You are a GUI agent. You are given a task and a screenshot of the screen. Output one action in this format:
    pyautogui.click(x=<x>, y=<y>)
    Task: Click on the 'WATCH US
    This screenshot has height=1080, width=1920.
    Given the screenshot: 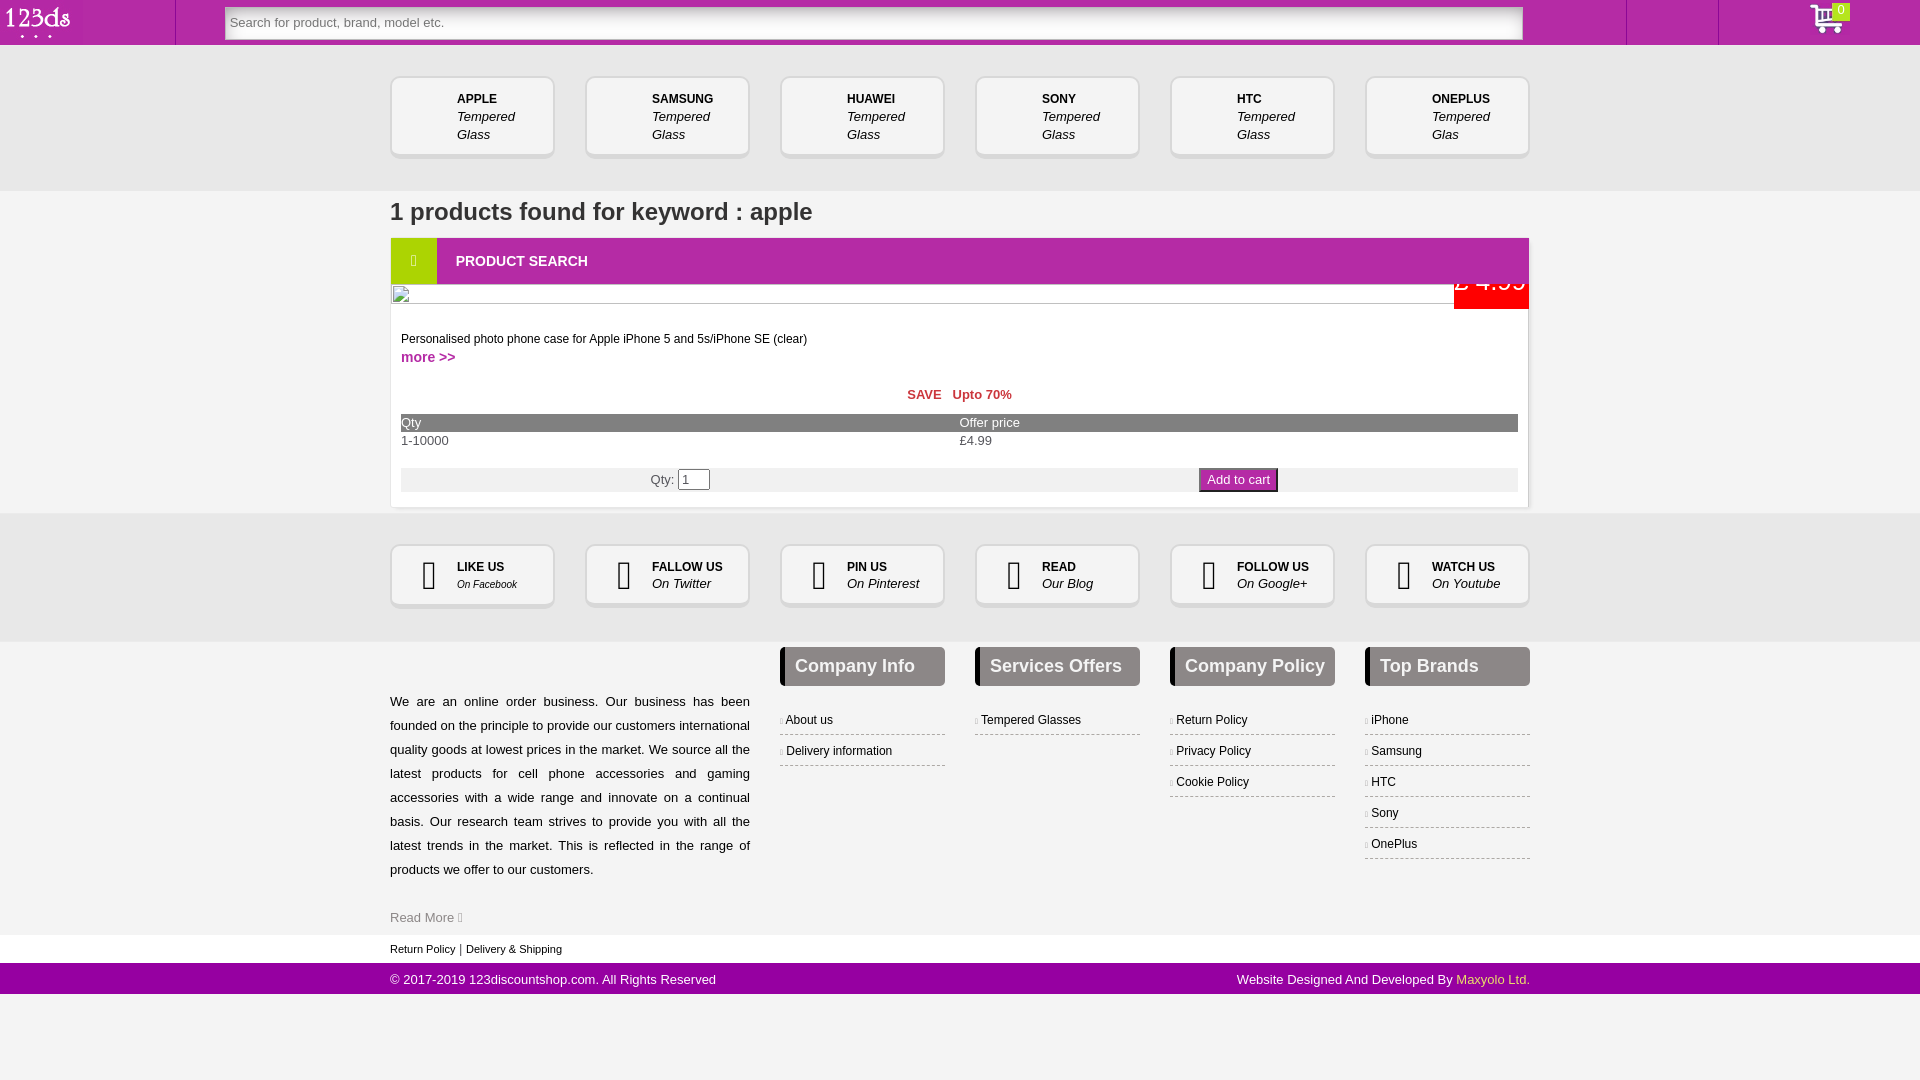 What is the action you would take?
    pyautogui.click(x=1447, y=576)
    